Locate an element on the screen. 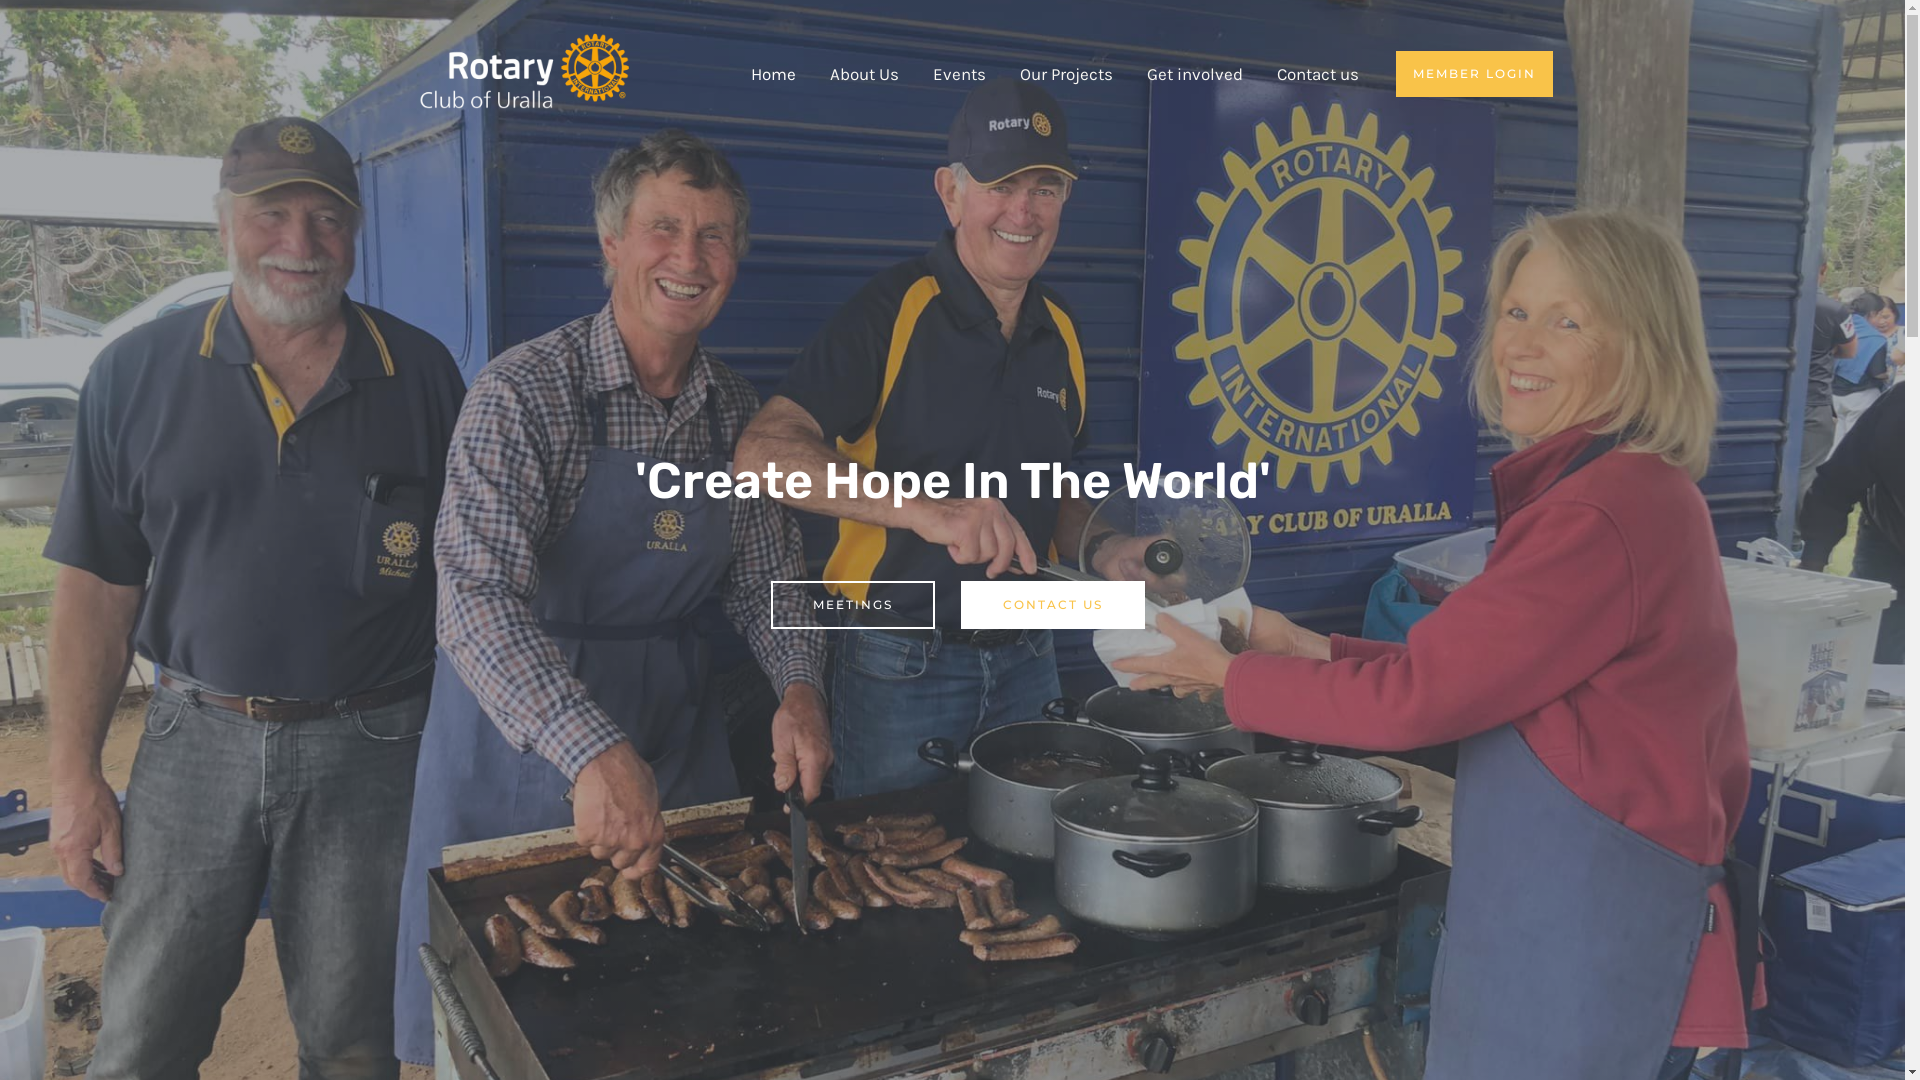  'Our Projects' is located at coordinates (1002, 72).